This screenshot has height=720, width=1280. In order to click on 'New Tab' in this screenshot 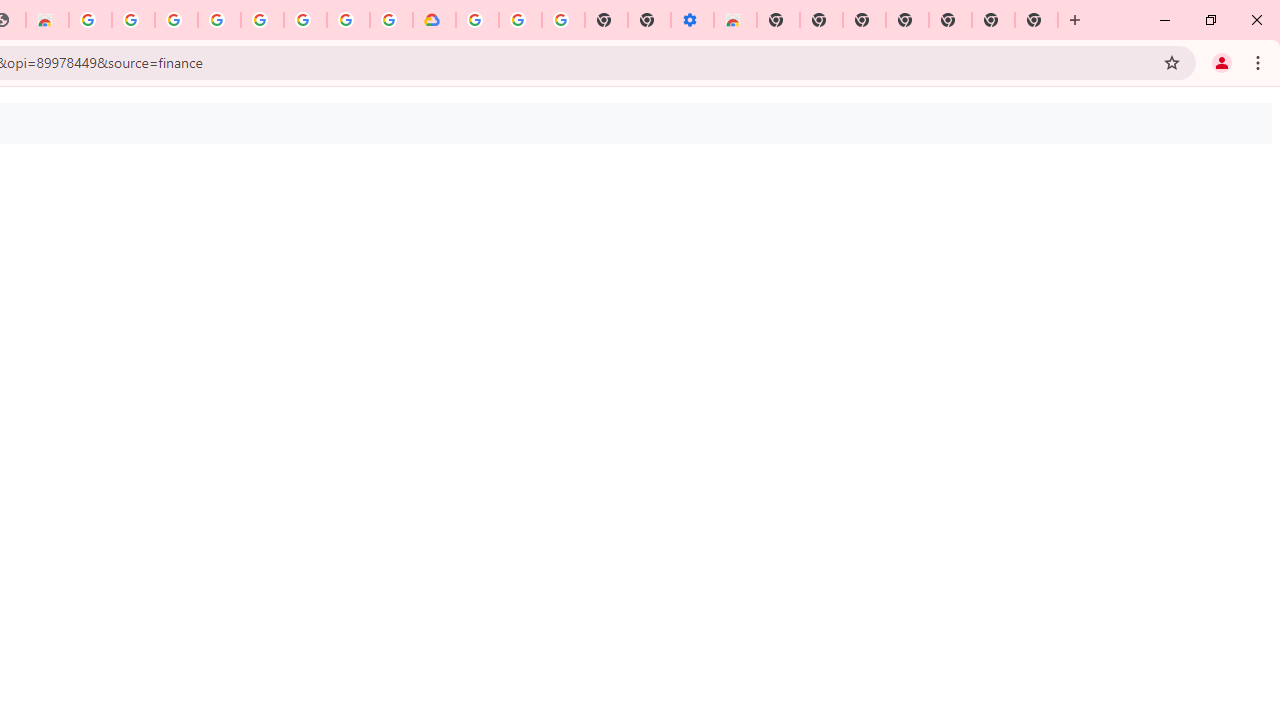, I will do `click(1036, 20)`.